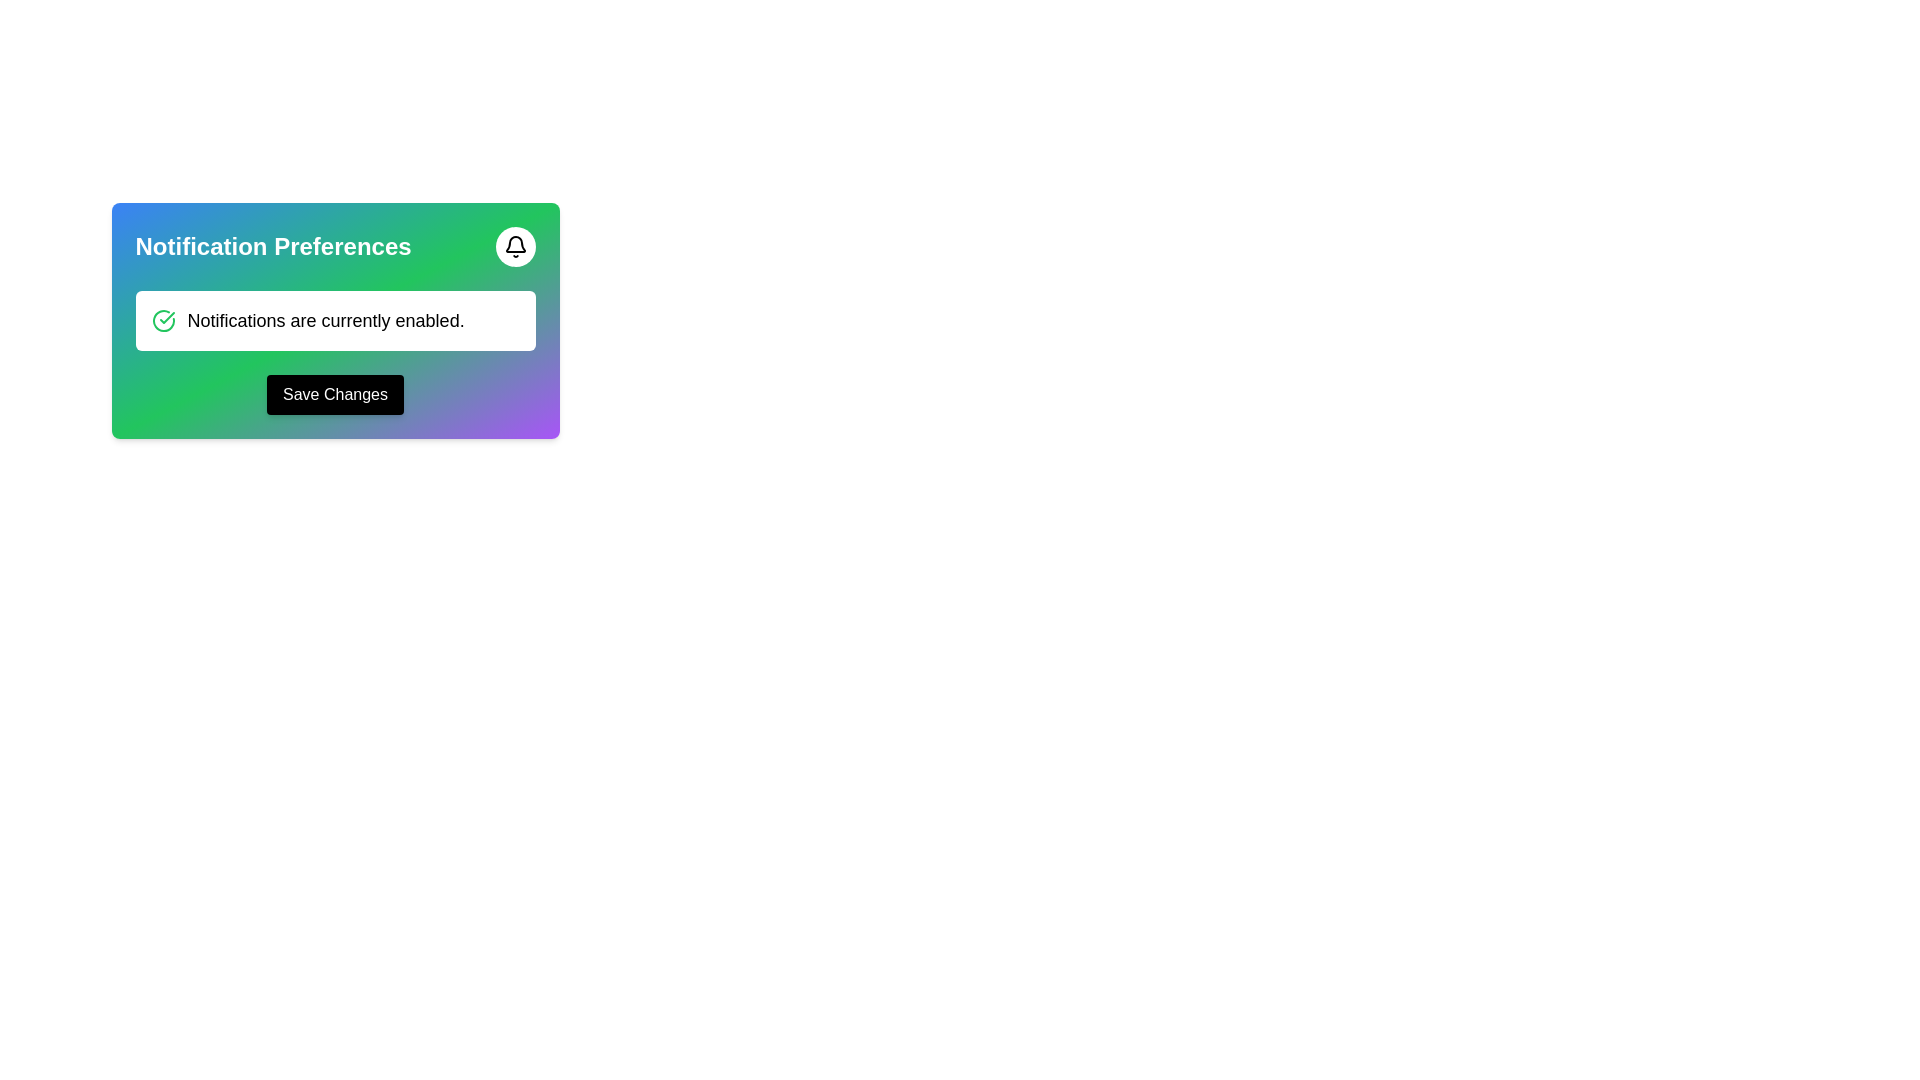 The height and width of the screenshot is (1080, 1920). What do you see at coordinates (163, 319) in the screenshot?
I see `the checkmark circle icon indicating that notifications are enabled, which is located to the left of the text 'Notifications are currently enabled.'` at bounding box center [163, 319].